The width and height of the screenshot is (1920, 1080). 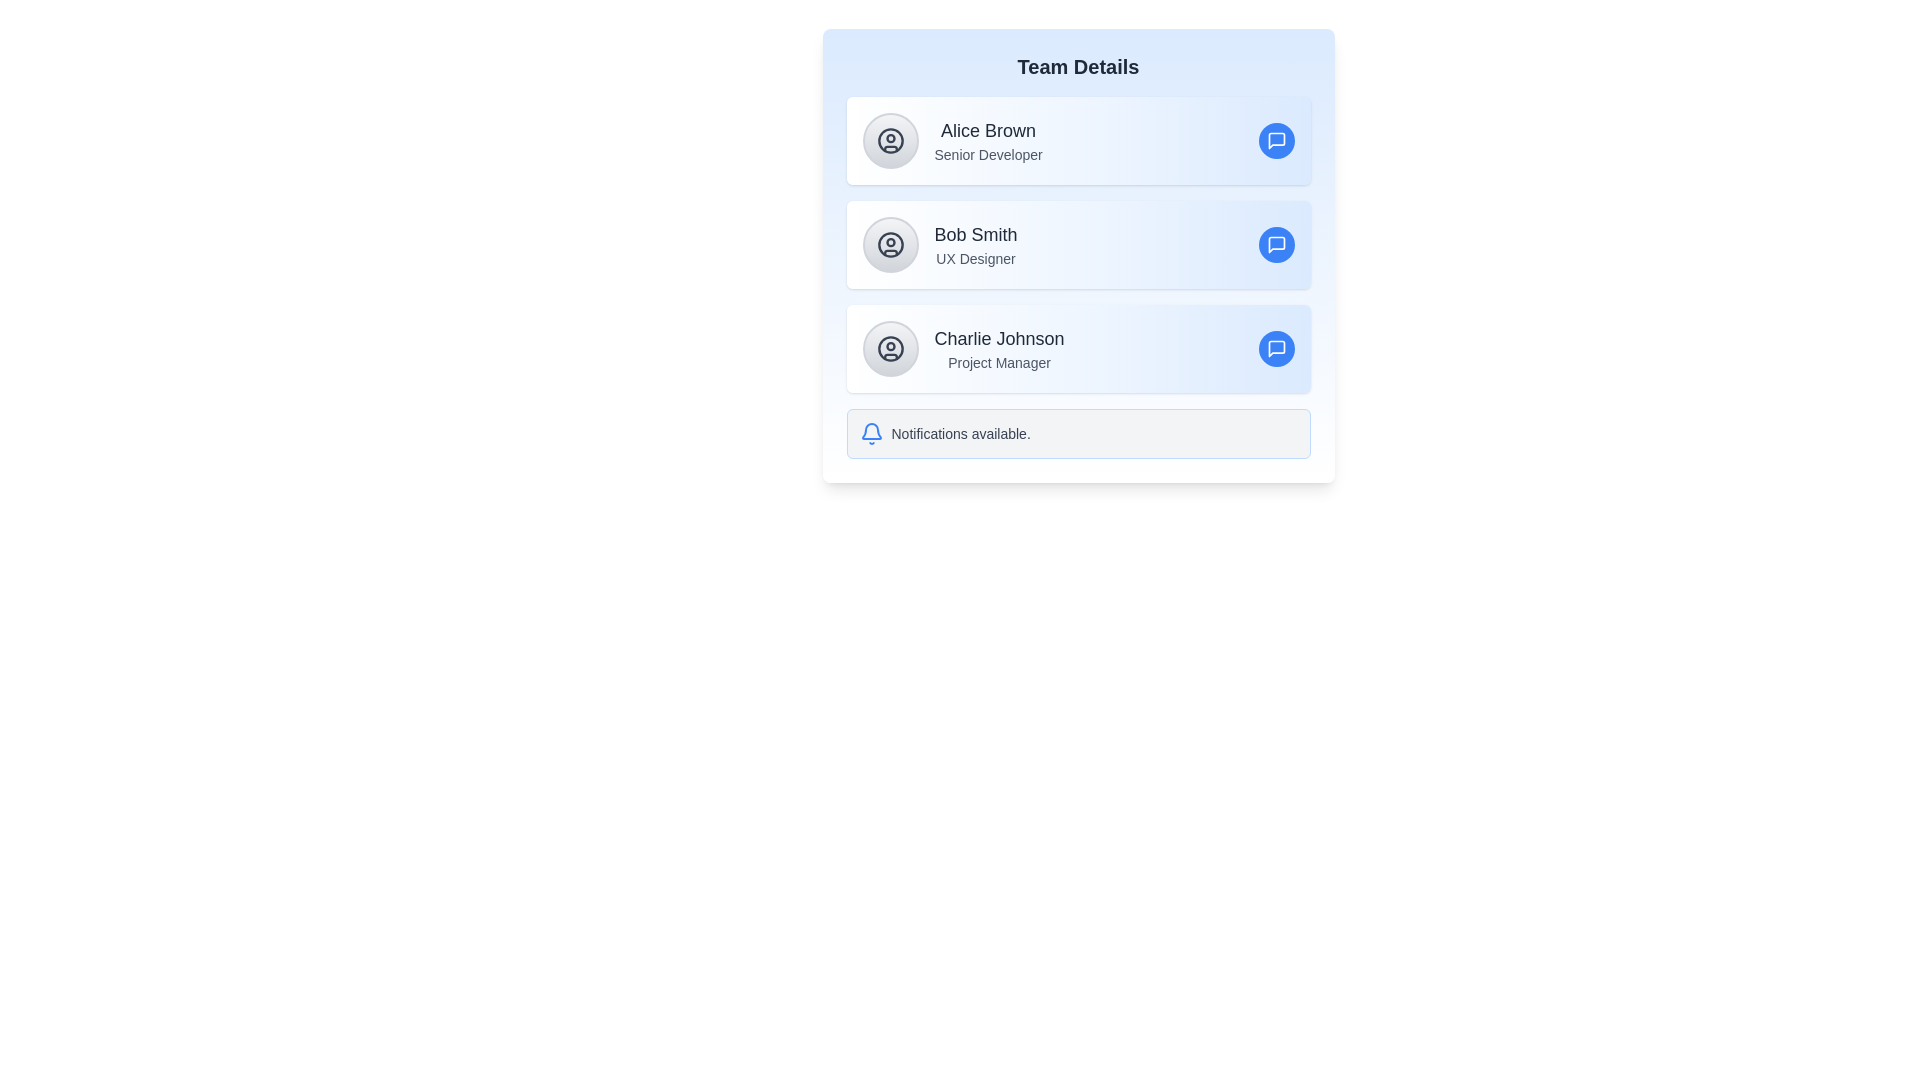 What do you see at coordinates (1275, 347) in the screenshot?
I see `the small bright blue speech bubble icon button with a white border, associated with 'Charlie Johnson'` at bounding box center [1275, 347].